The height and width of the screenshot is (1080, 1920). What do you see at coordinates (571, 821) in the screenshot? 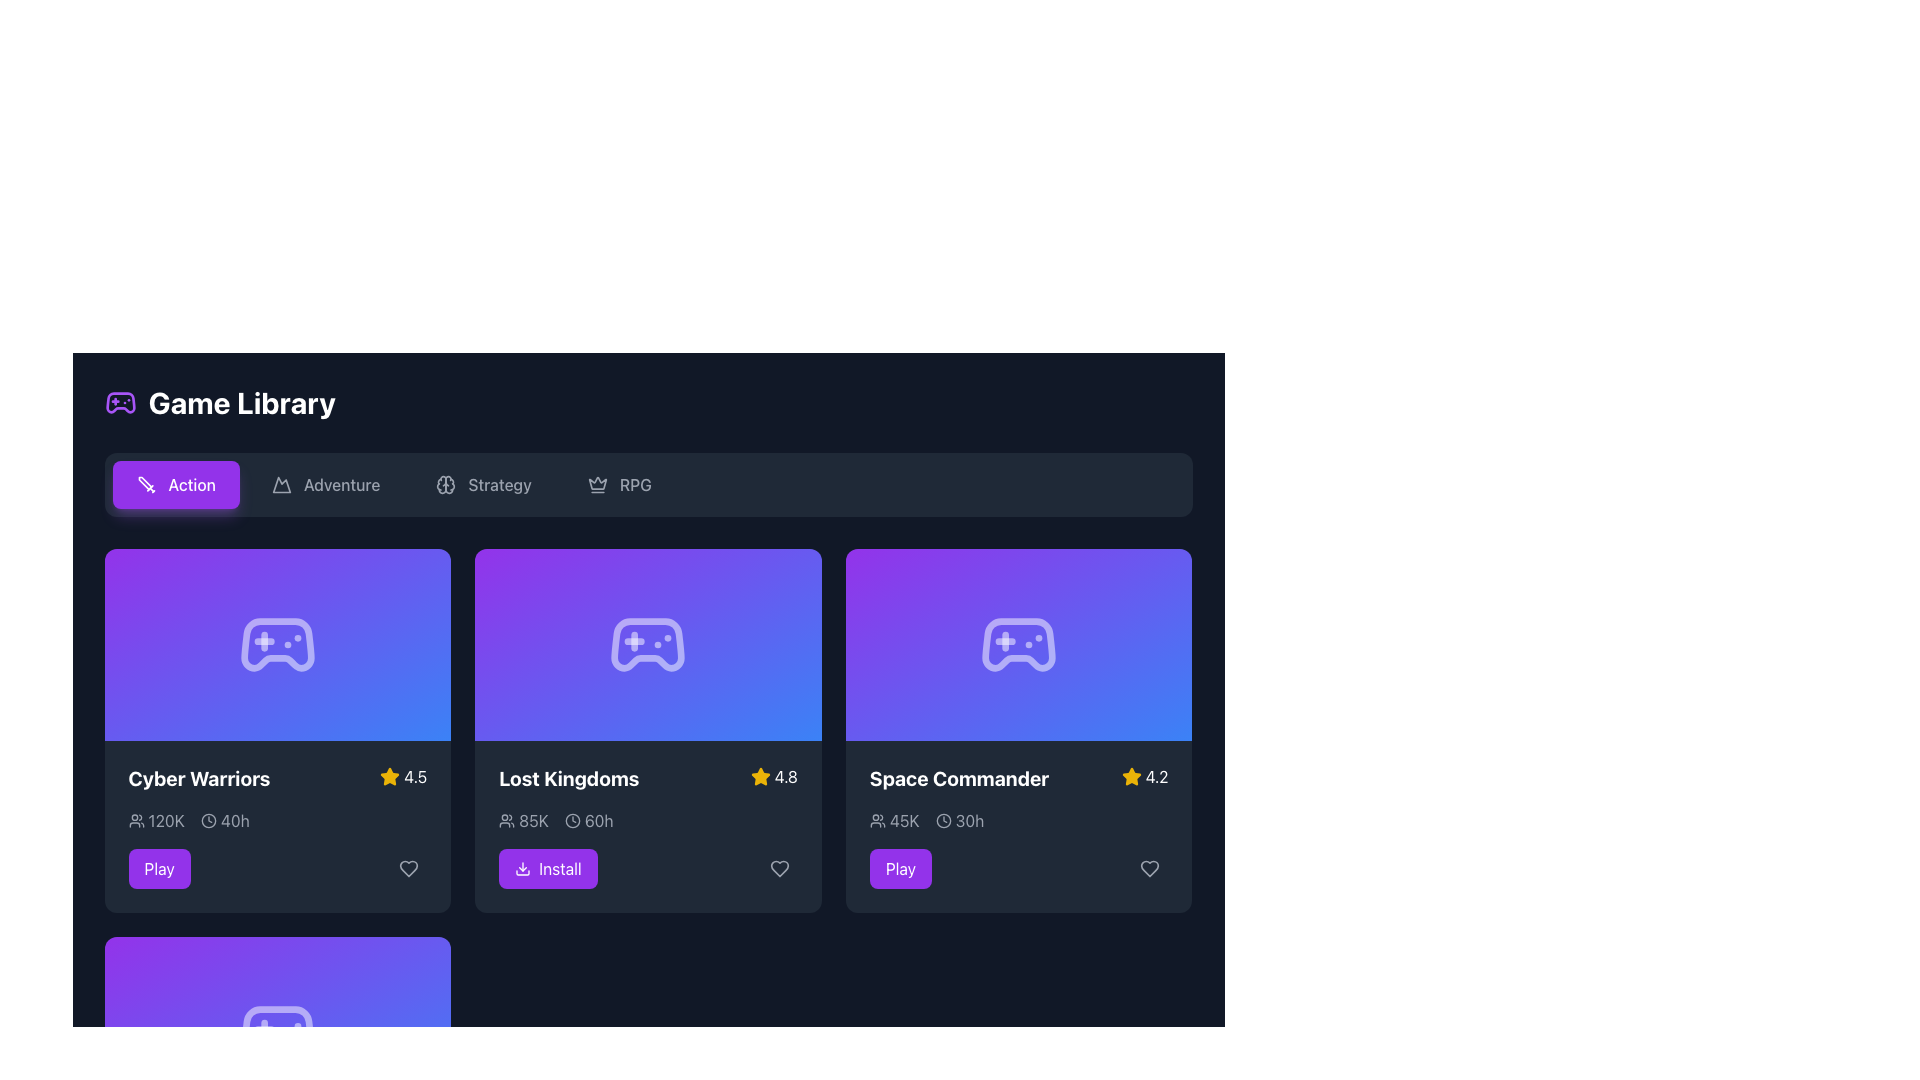
I see `SVG Circle element located at the top right corner of the Lost Kingdoms card in the Game Library interface for debugging purposes` at bounding box center [571, 821].